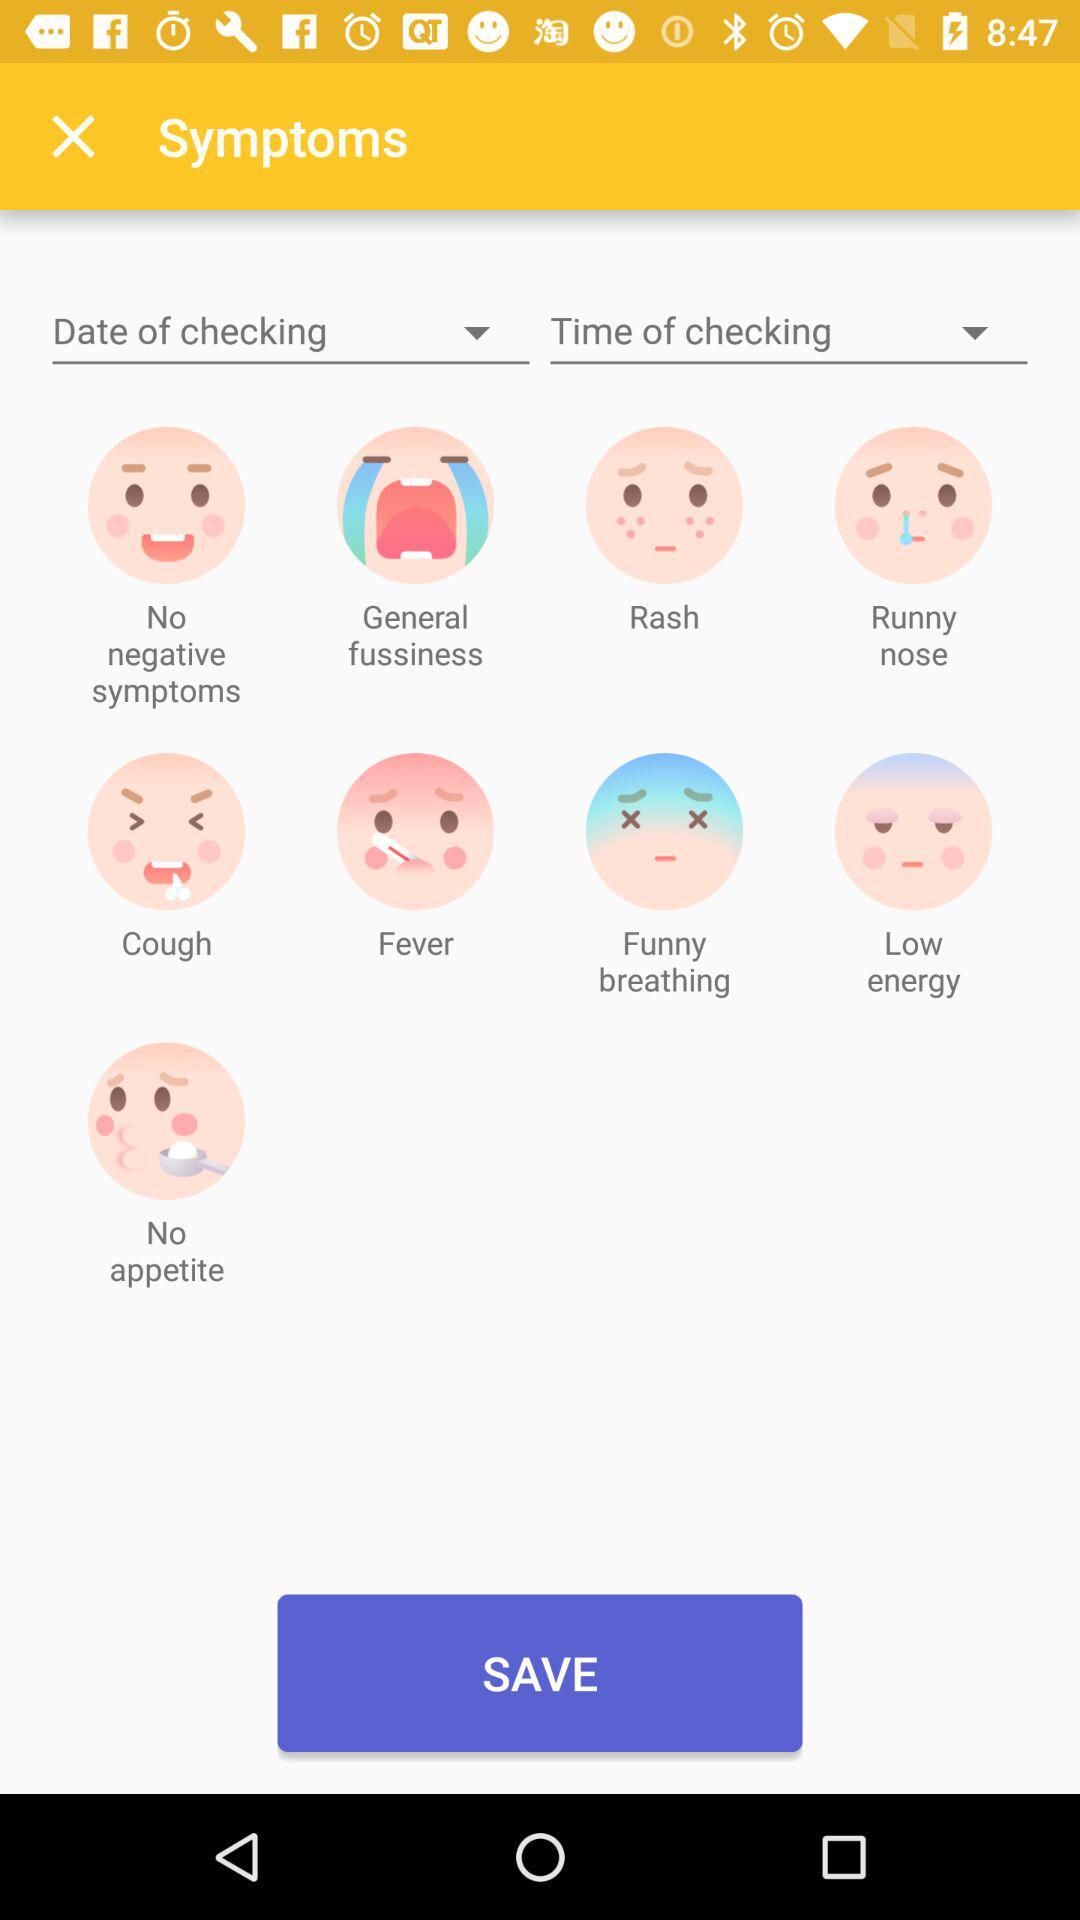 This screenshot has height=1920, width=1080. What do you see at coordinates (788, 332) in the screenshot?
I see `time of checking` at bounding box center [788, 332].